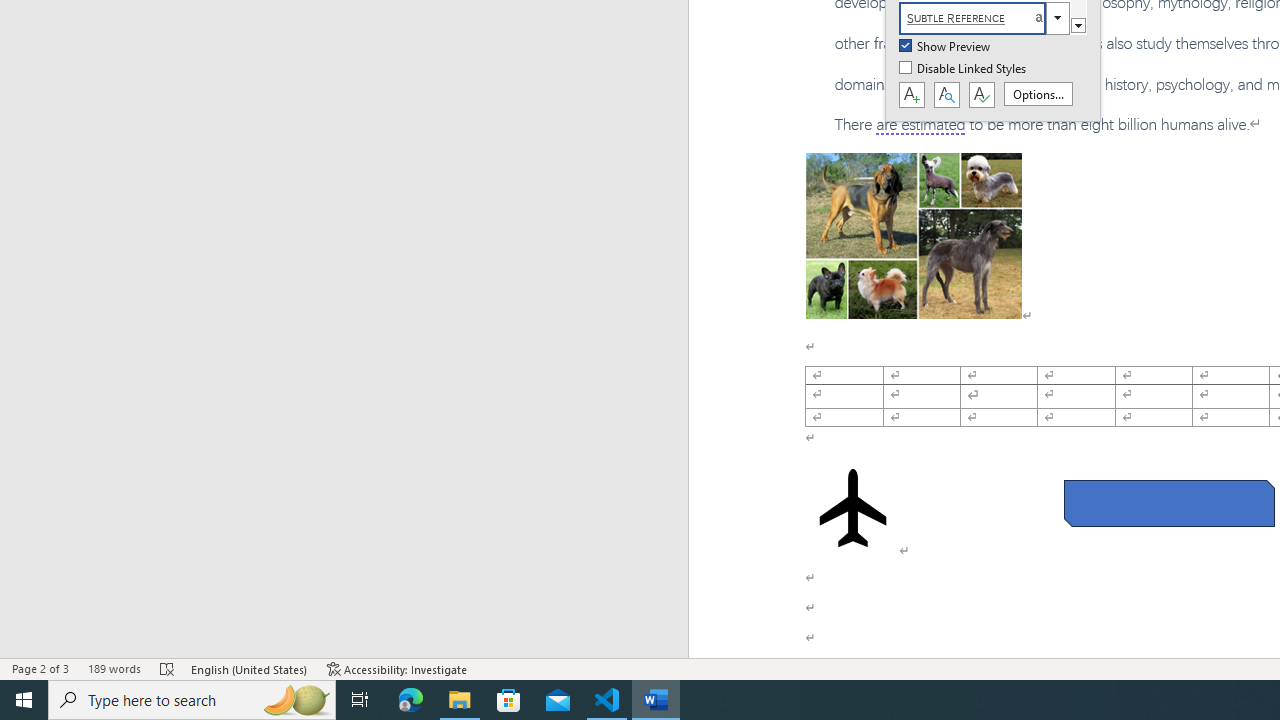 The image size is (1280, 720). I want to click on 'Subtle Reference', so click(984, 18).